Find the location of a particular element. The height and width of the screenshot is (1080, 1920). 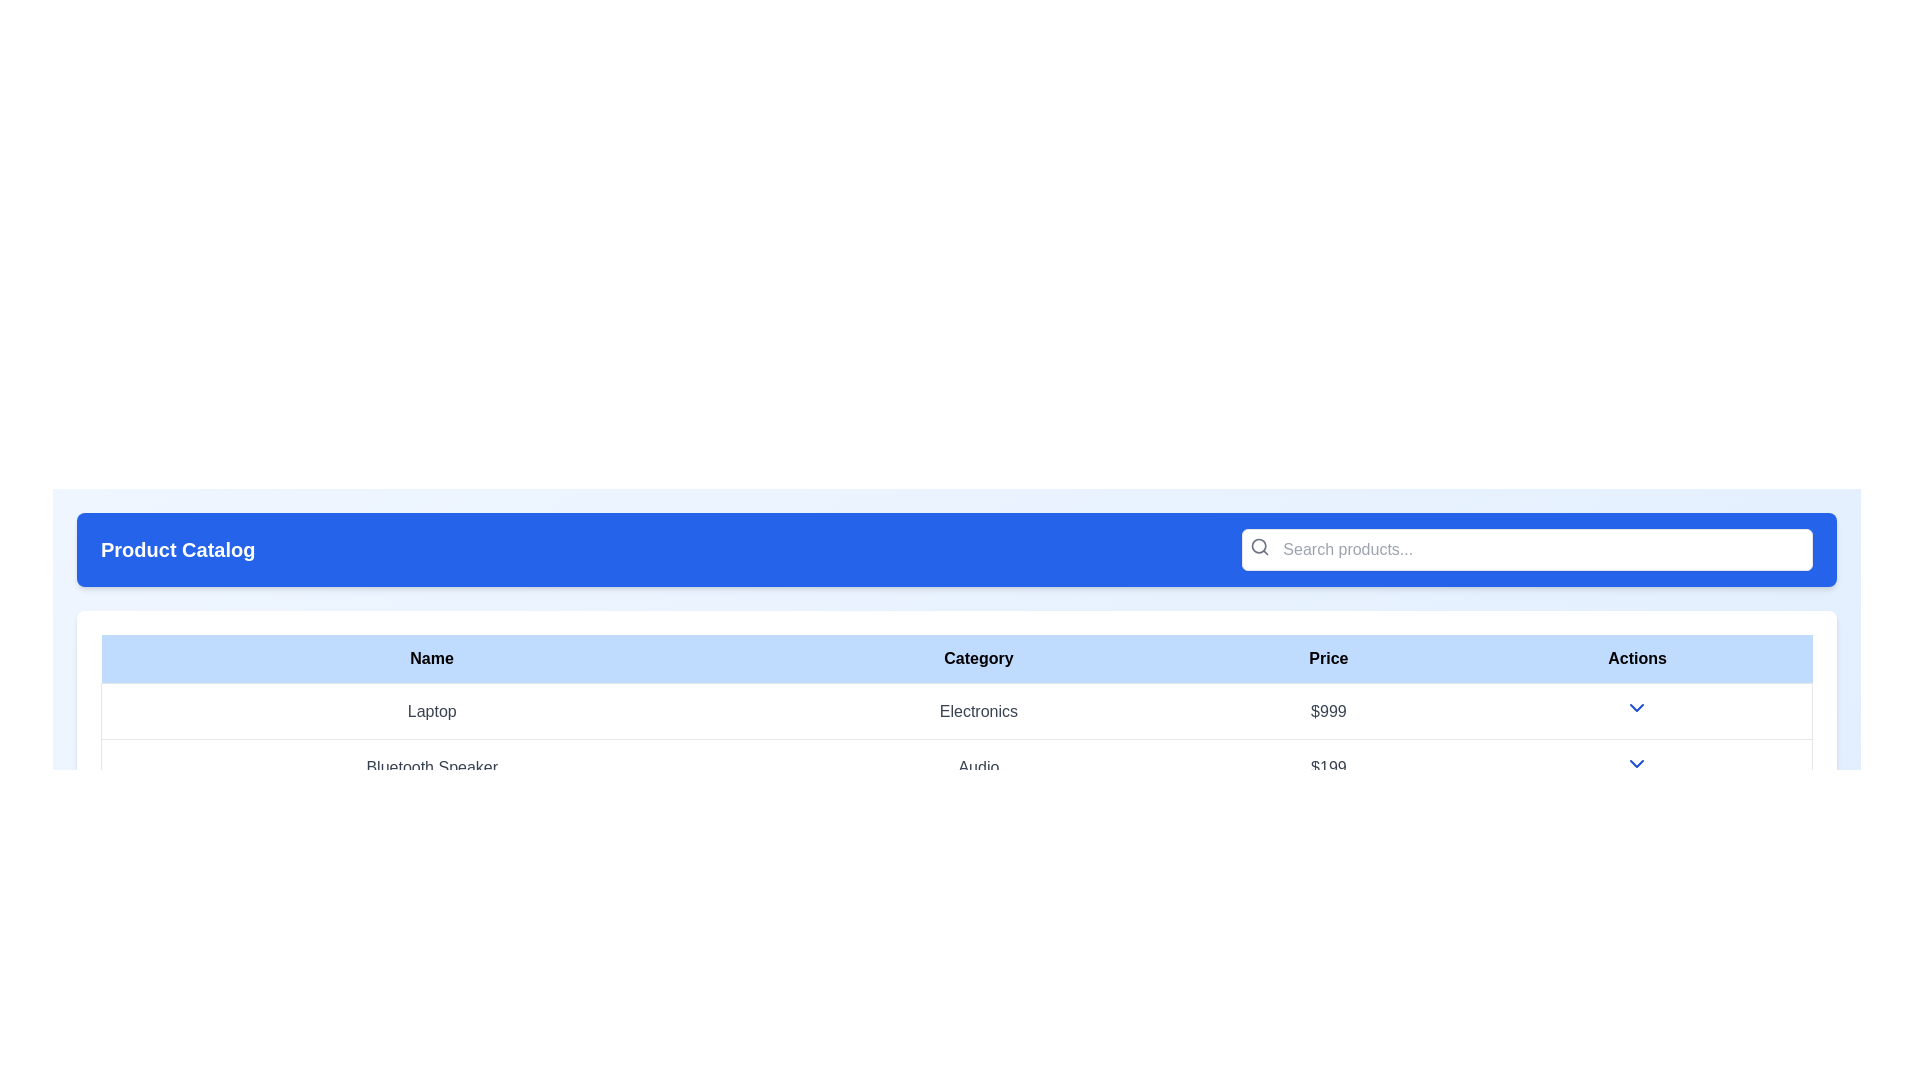

the static text label displaying the price of the 'Laptop' product located in the third cell of the product table is located at coordinates (1328, 710).